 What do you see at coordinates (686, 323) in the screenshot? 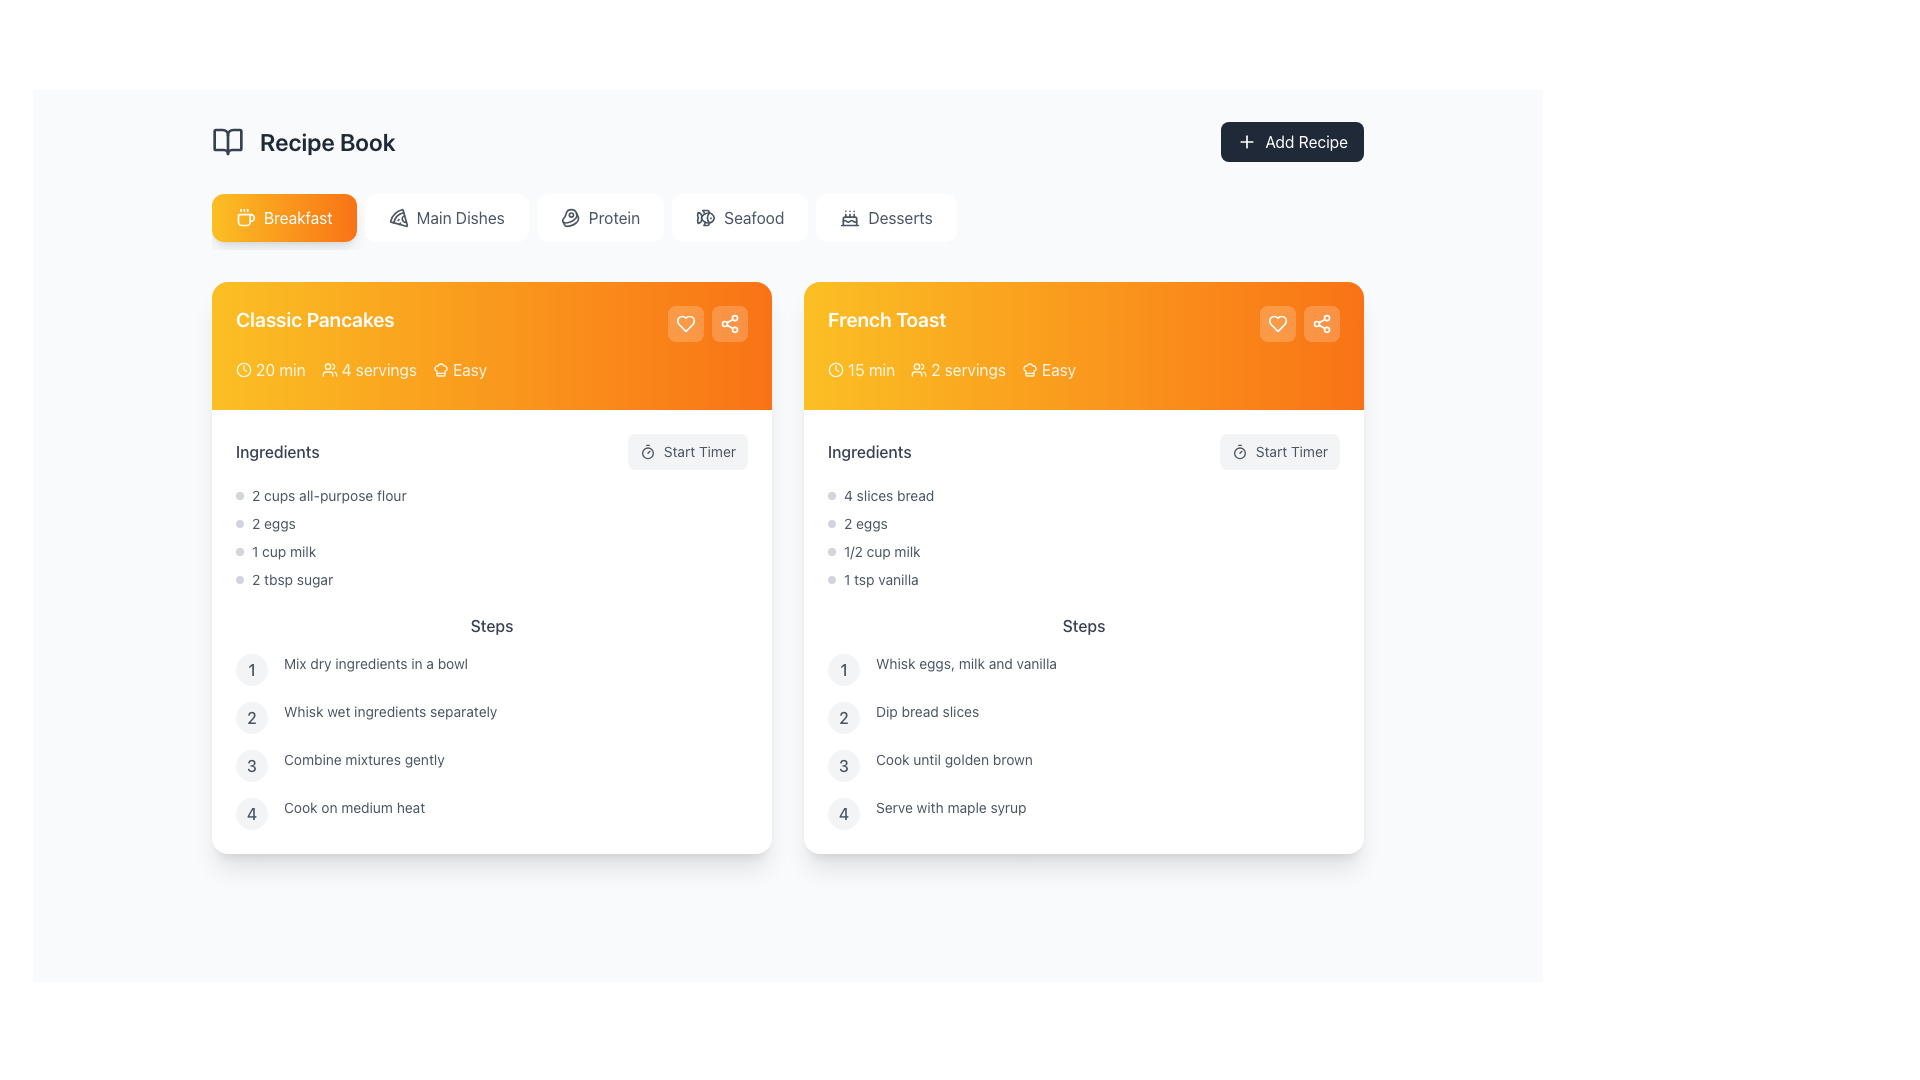
I see `the like button for the 'Classic Pancakes' section located in the top-right corner` at bounding box center [686, 323].